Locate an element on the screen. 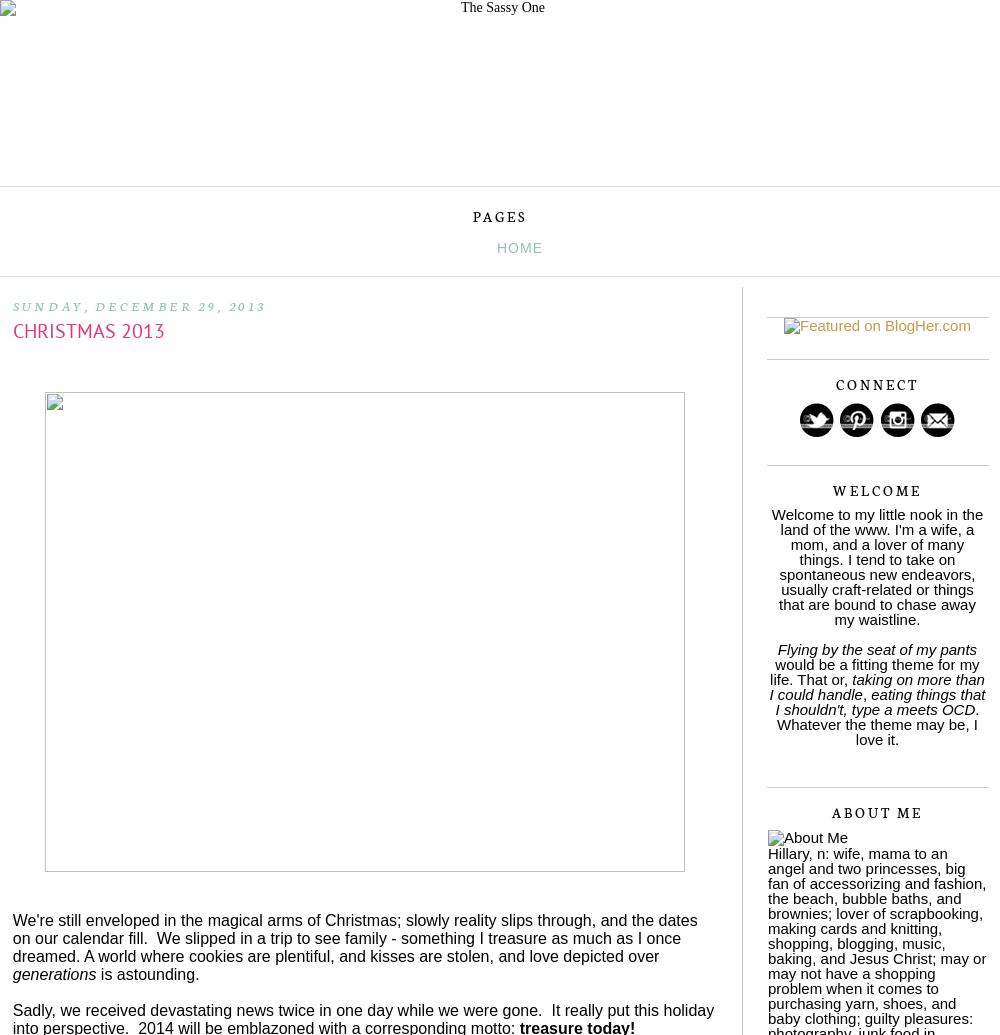 This screenshot has width=1000, height=1035. 'Flying by the seat of my pants' is located at coordinates (877, 648).